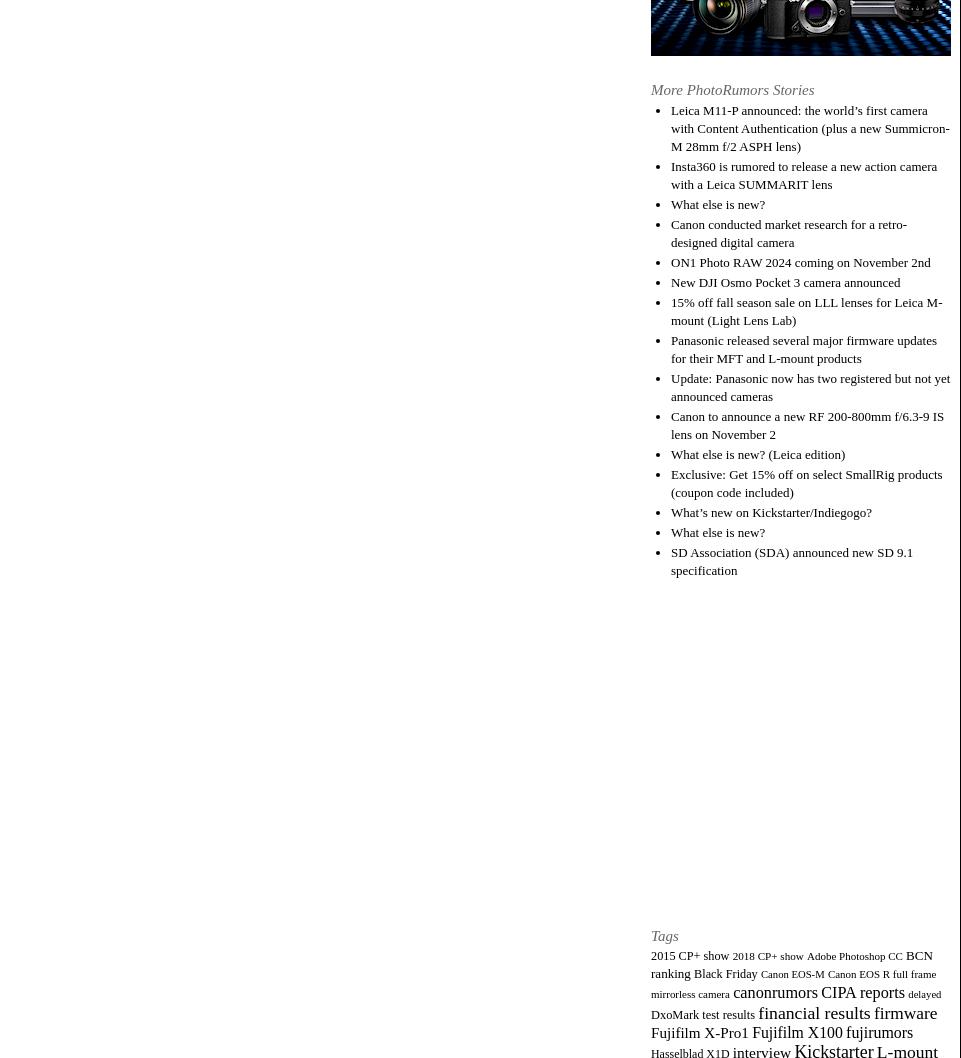 Image resolution: width=961 pixels, height=1058 pixels. I want to click on 'Insta360 is rumored to release a new action camera with a Leica SUMMARIT lens', so click(803, 173).